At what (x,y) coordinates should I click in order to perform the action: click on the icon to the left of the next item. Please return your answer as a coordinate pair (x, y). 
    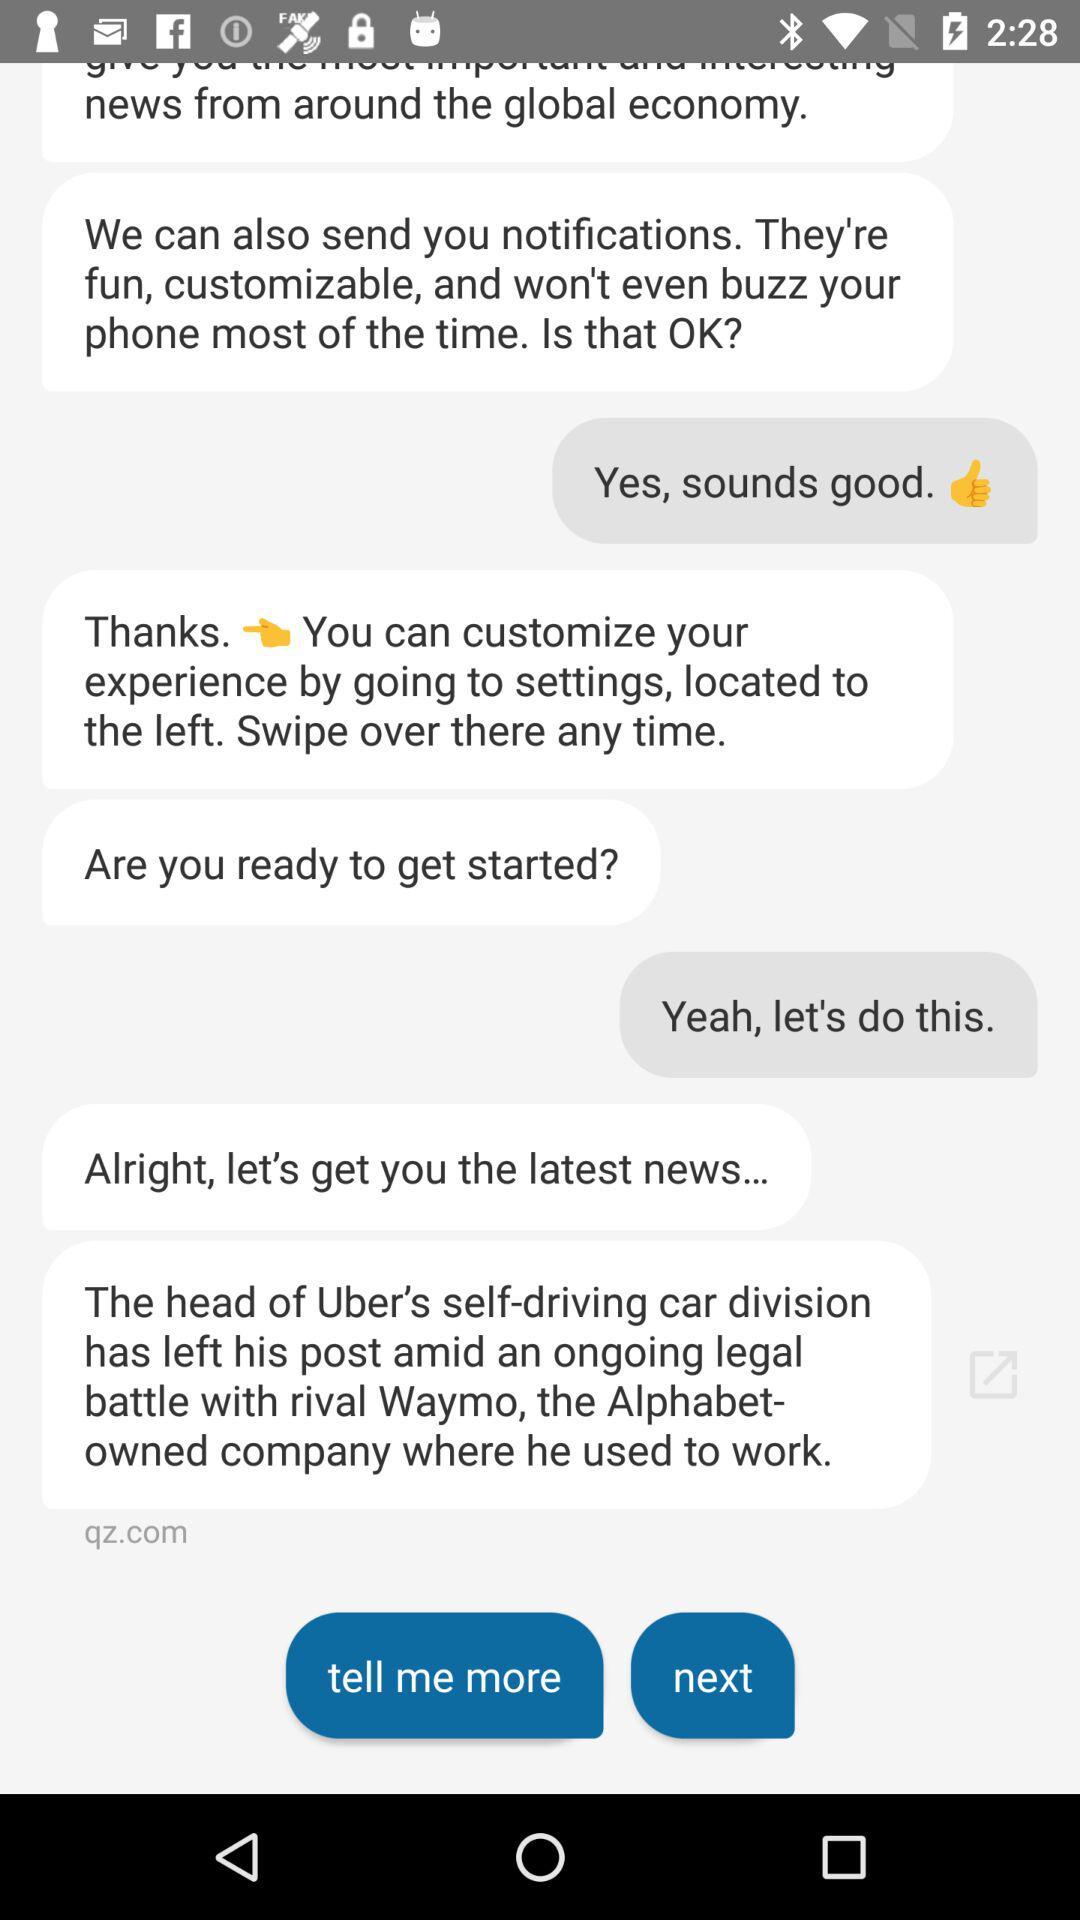
    Looking at the image, I should click on (443, 1675).